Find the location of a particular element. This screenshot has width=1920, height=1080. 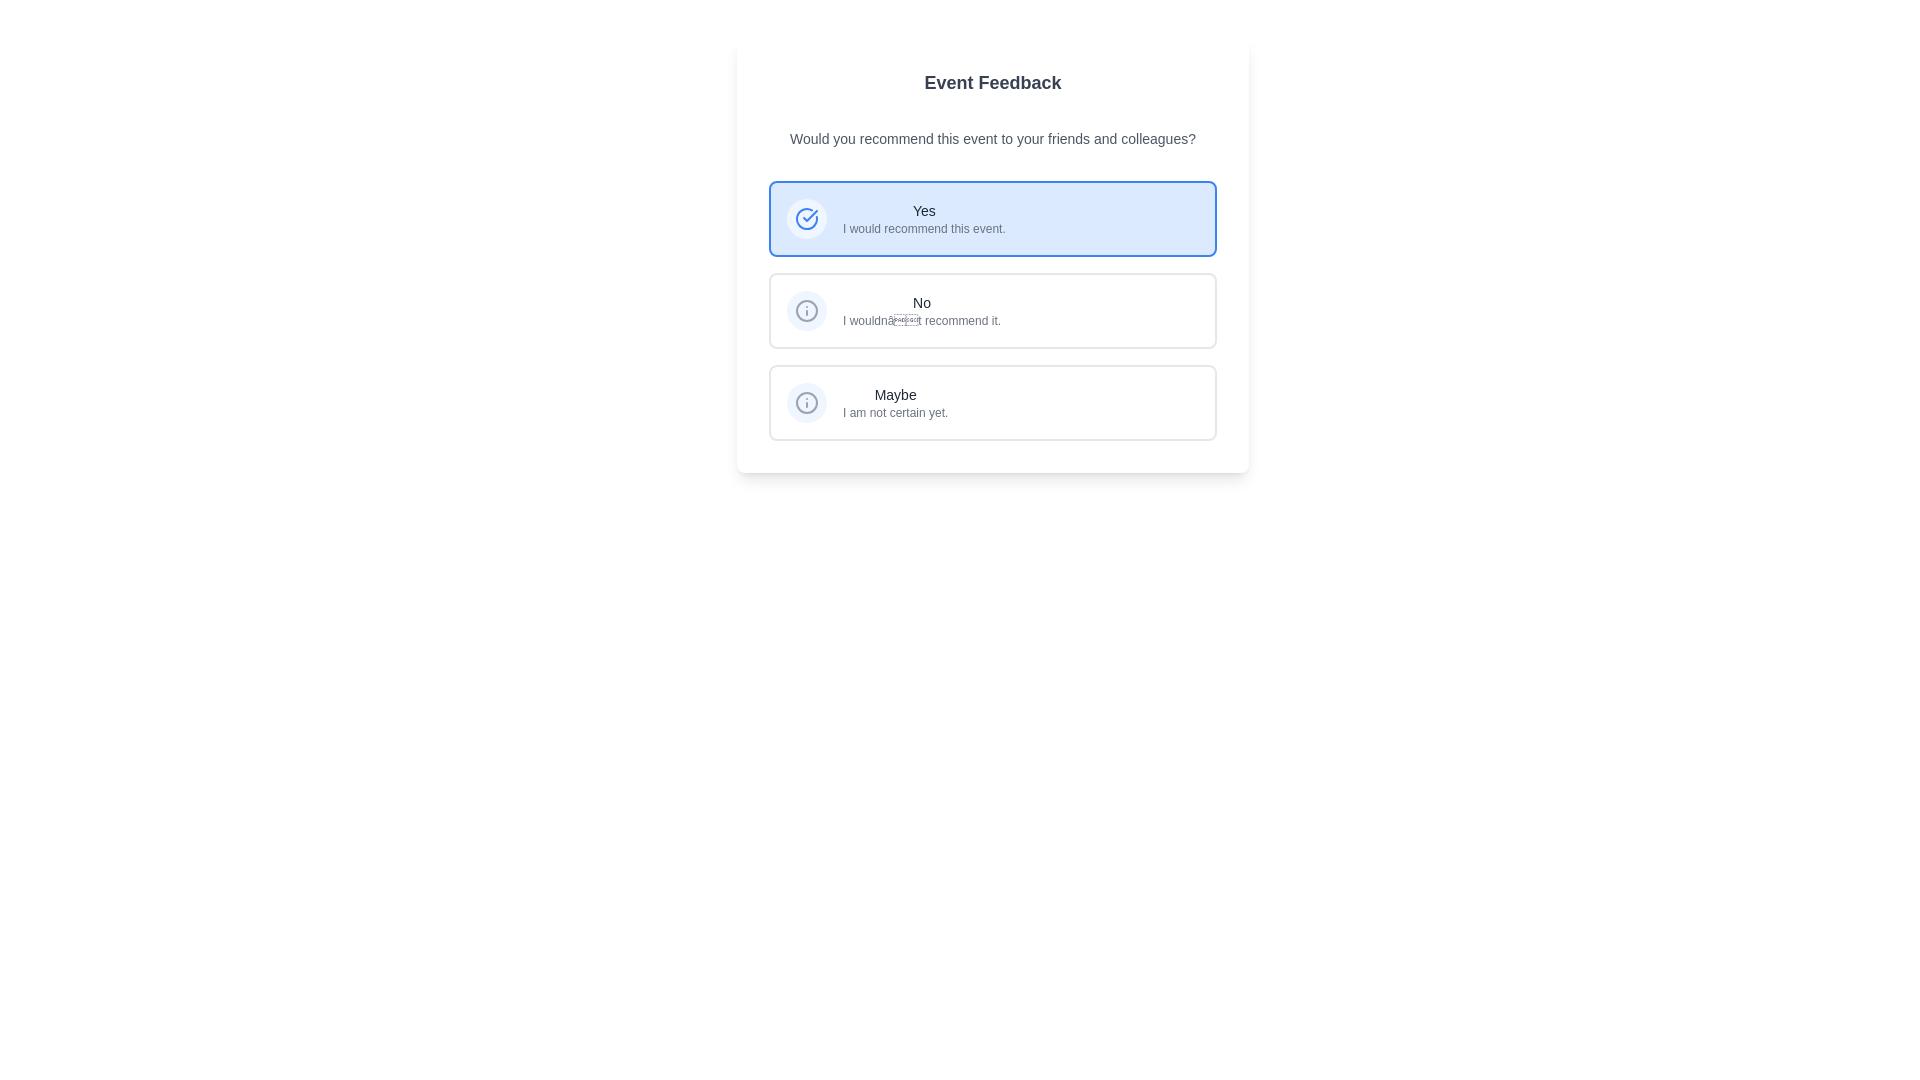

the third option in the vertical list, which allows users to express indecision or uncertainty is located at coordinates (894, 402).